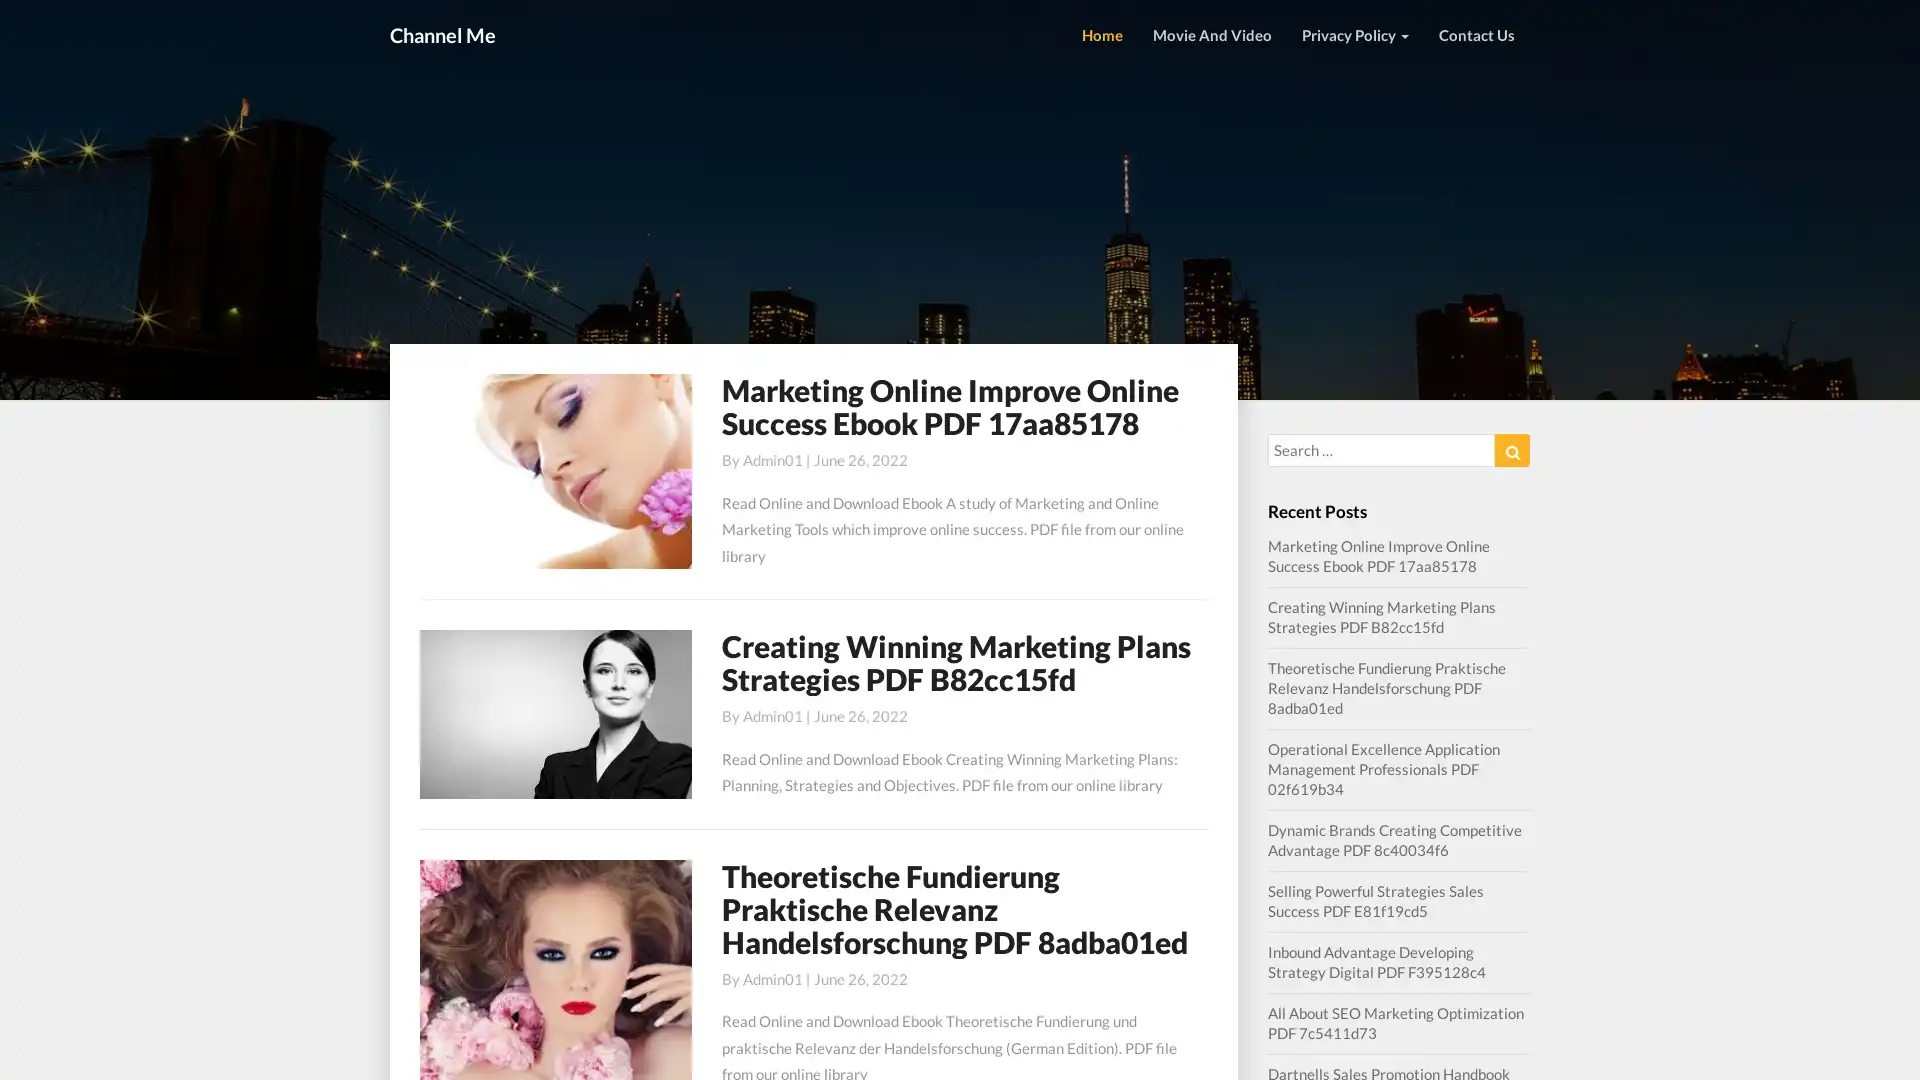 This screenshot has width=1920, height=1080. I want to click on Search, so click(1512, 450).